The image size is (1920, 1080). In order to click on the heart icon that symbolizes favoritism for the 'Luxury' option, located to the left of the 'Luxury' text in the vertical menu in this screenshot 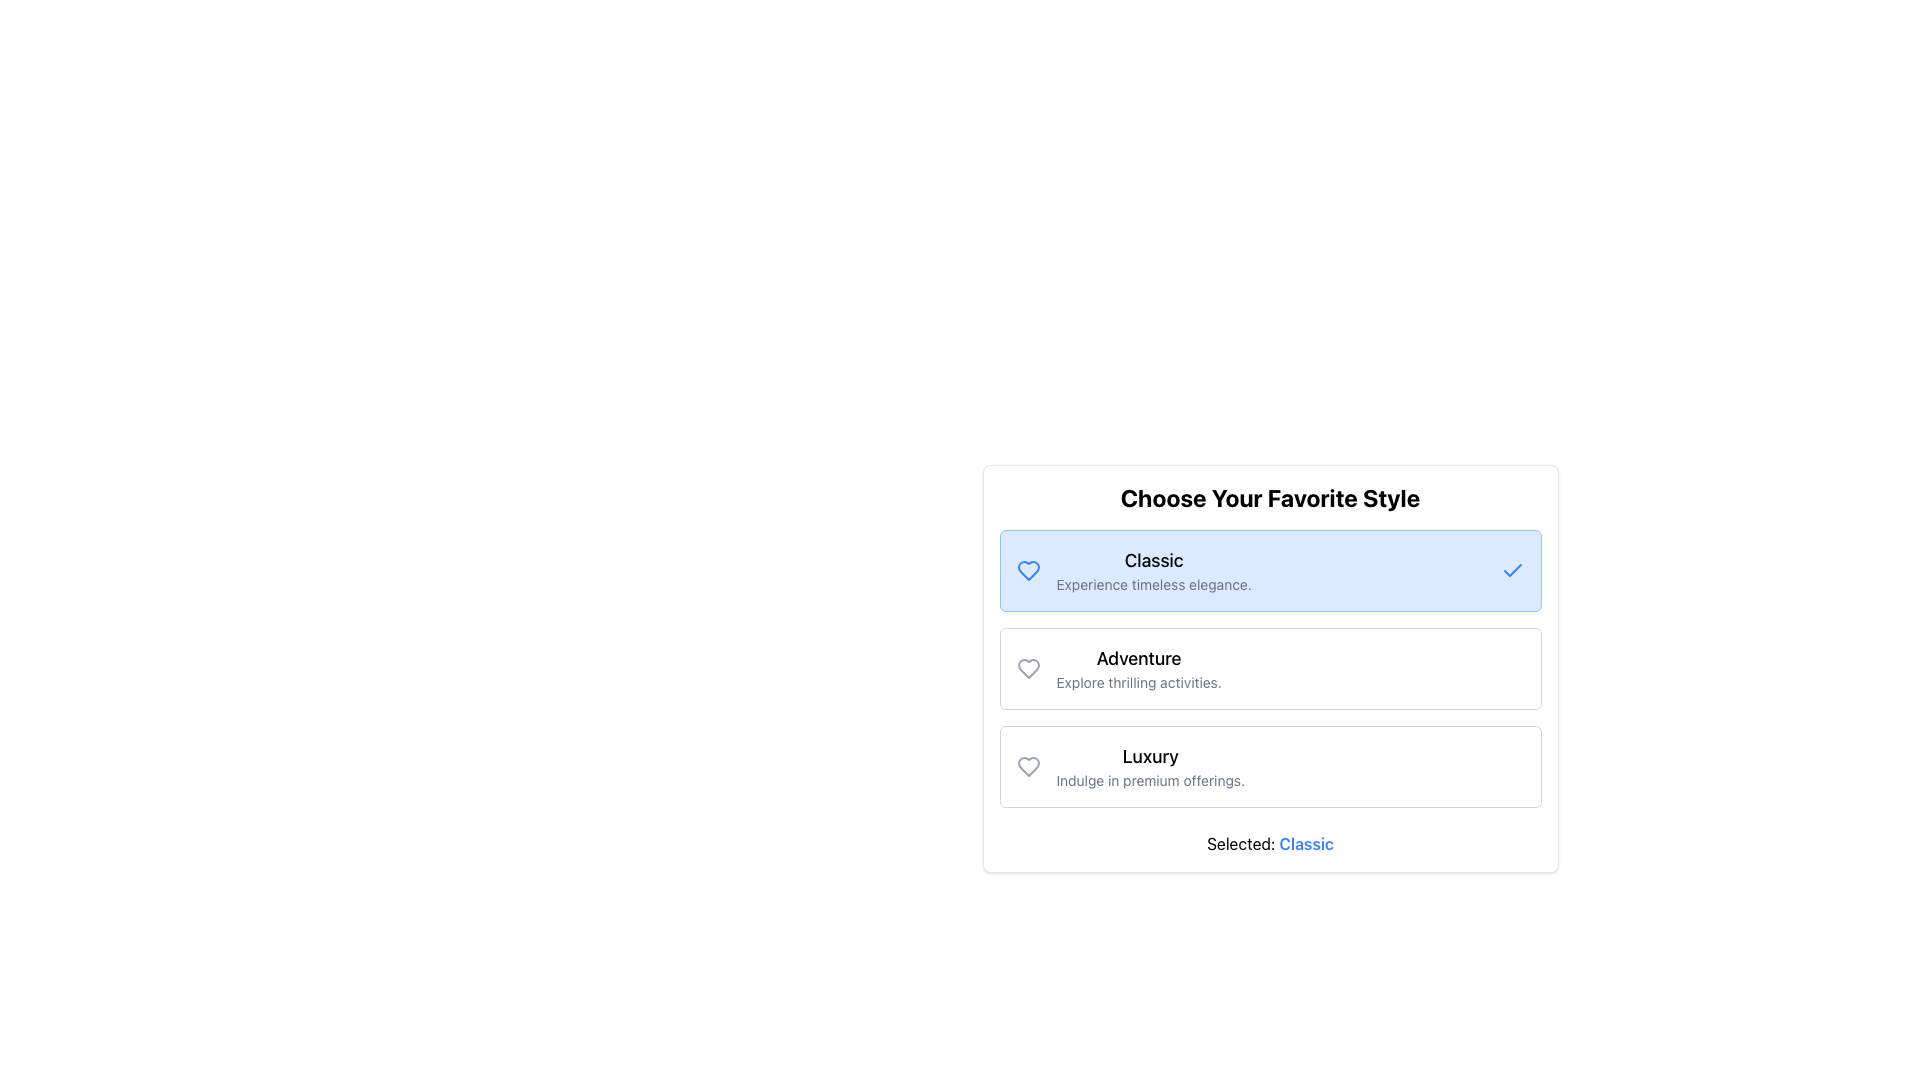, I will do `click(1028, 766)`.